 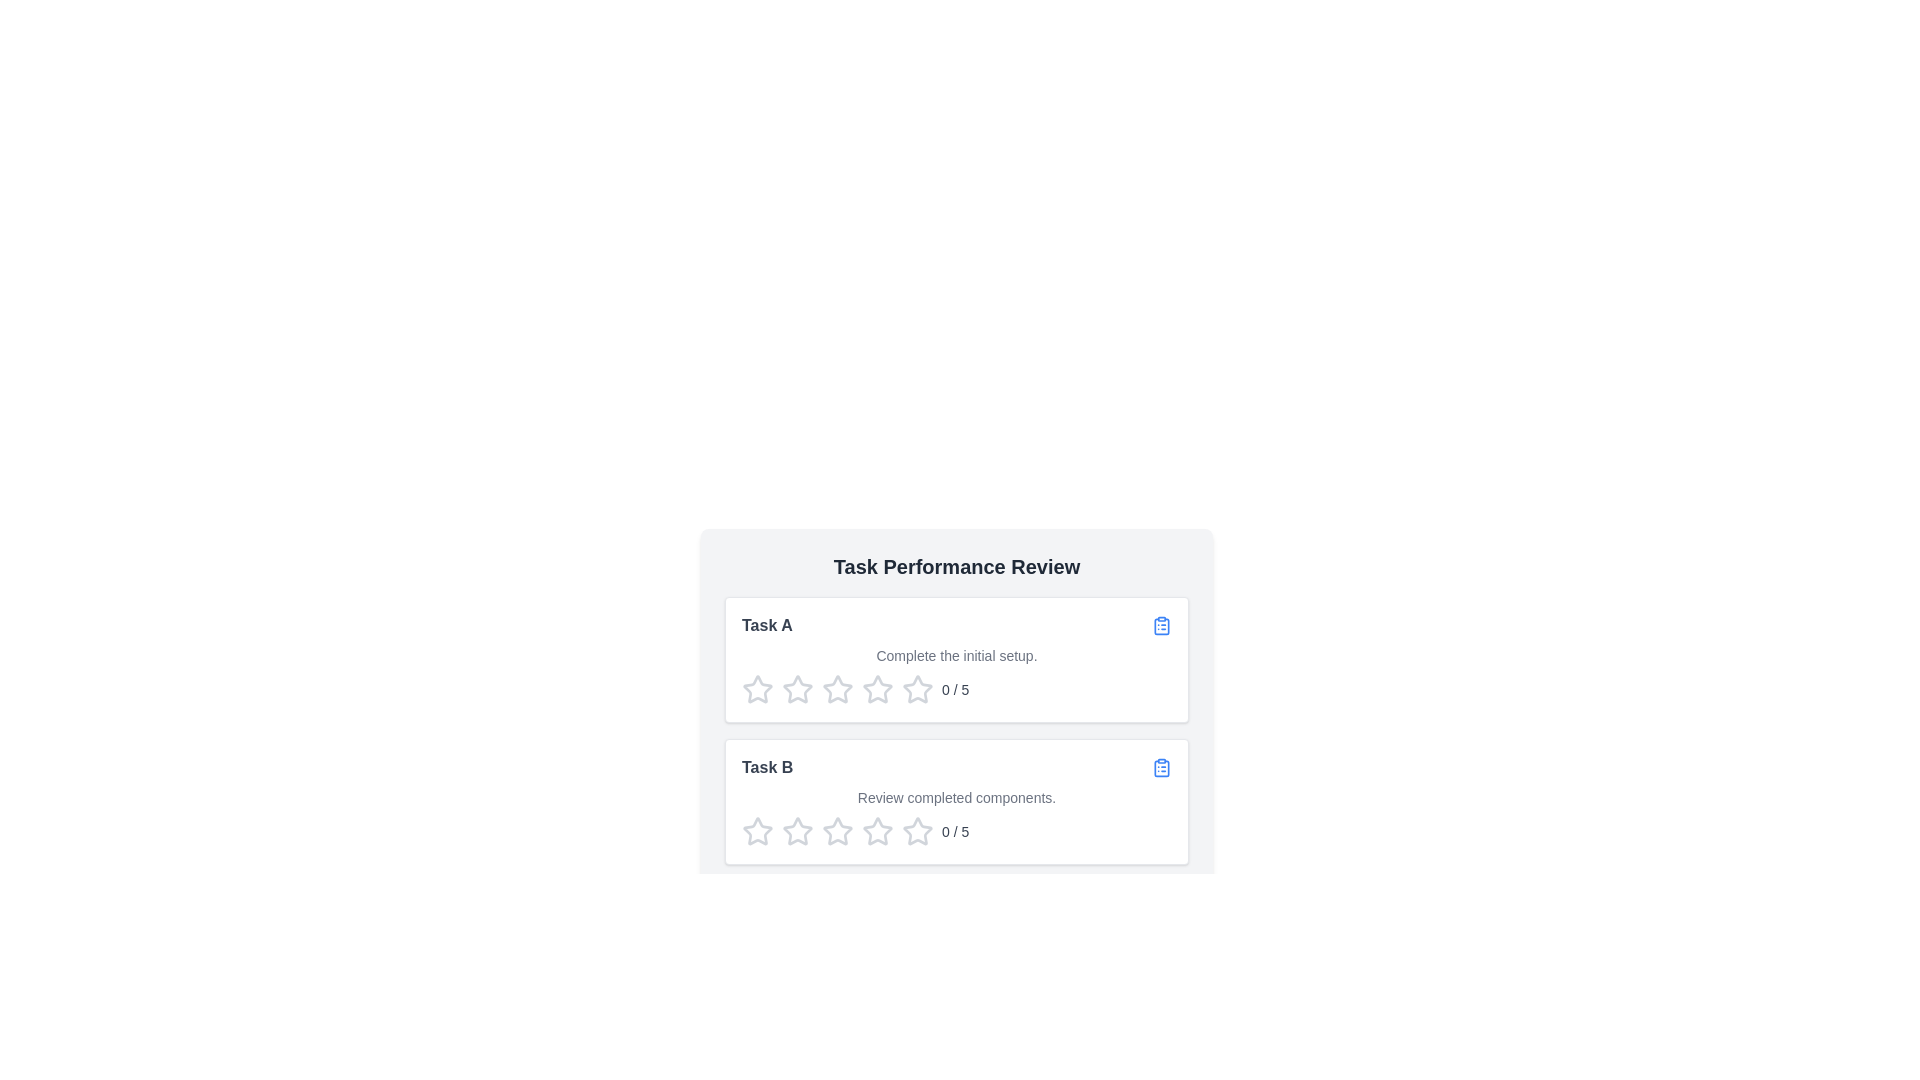 What do you see at coordinates (757, 832) in the screenshot?
I see `the first Rating Star icon in the row of five stars under the 'Task B' section of the 'Task Performance Review', which is indicated by the text '0 / 5'` at bounding box center [757, 832].